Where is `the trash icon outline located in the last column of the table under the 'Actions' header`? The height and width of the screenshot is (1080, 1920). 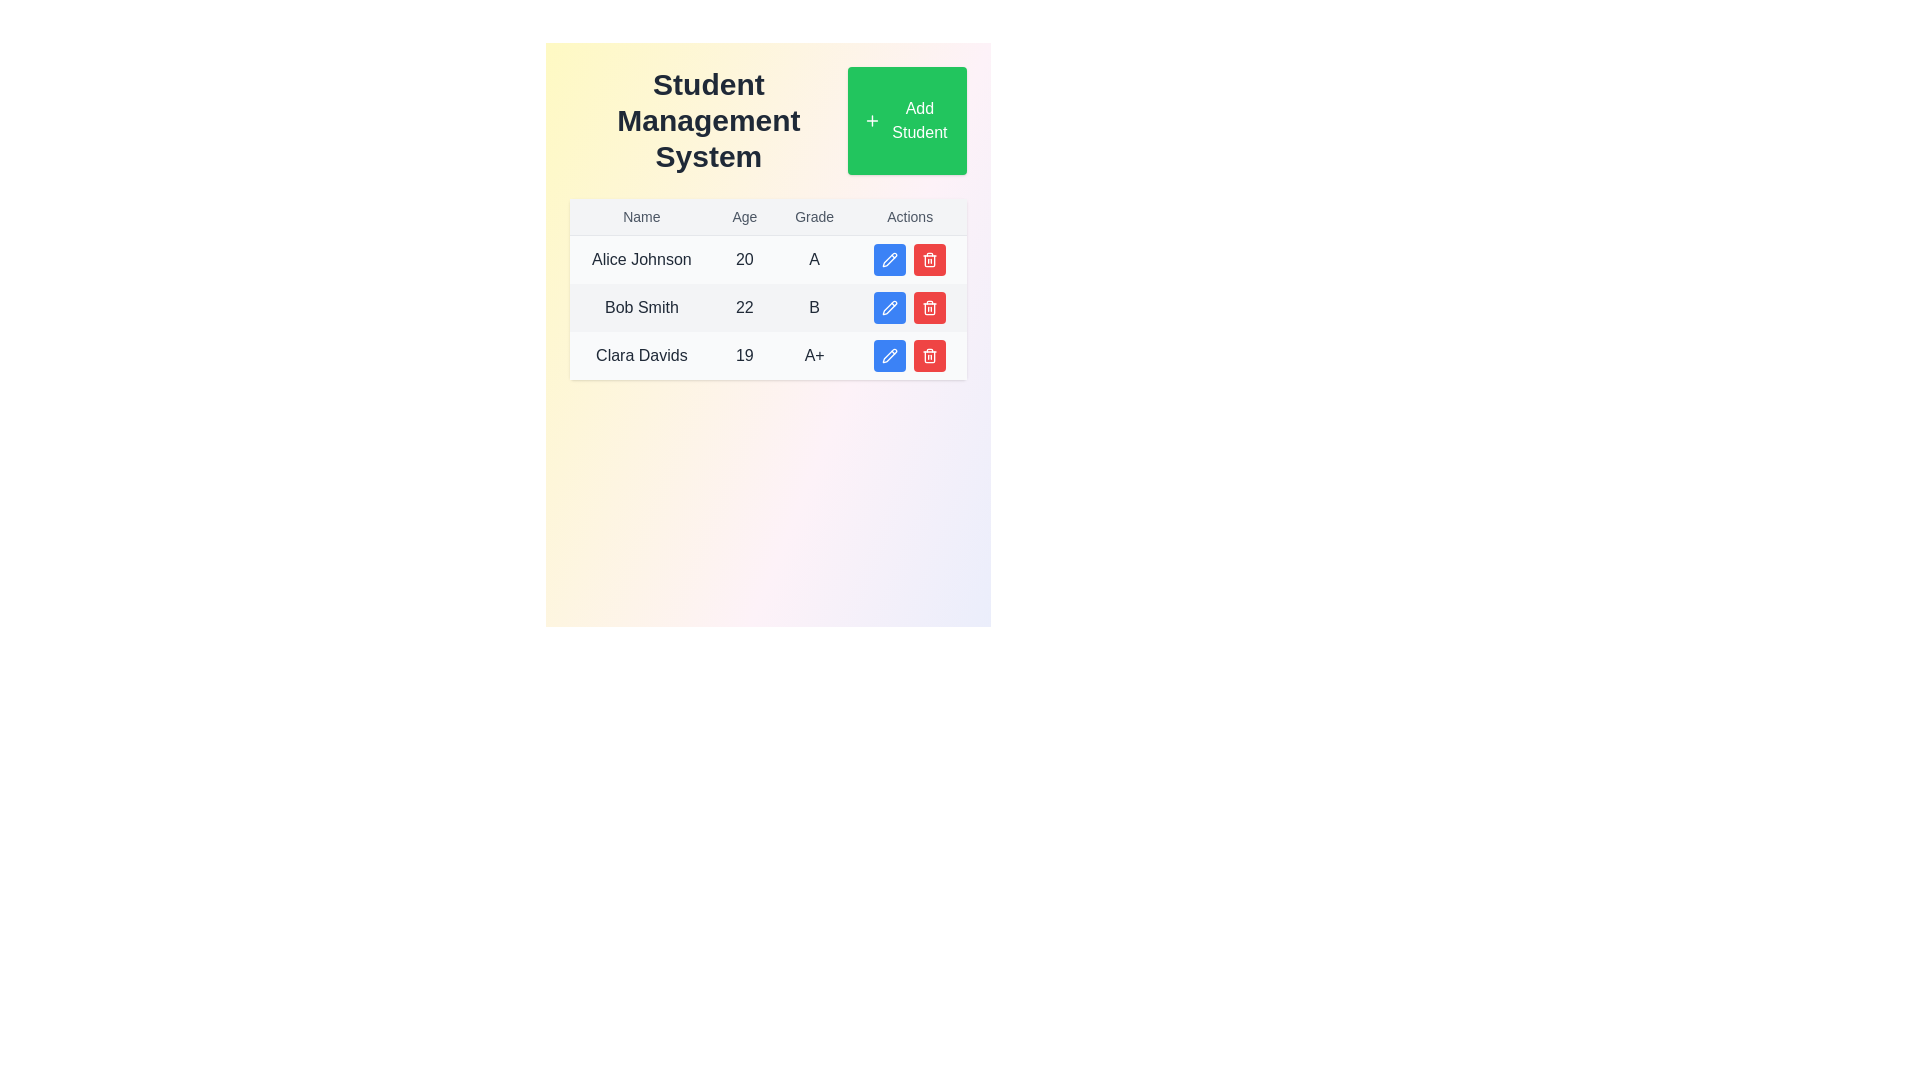 the trash icon outline located in the last column of the table under the 'Actions' header is located at coordinates (929, 356).